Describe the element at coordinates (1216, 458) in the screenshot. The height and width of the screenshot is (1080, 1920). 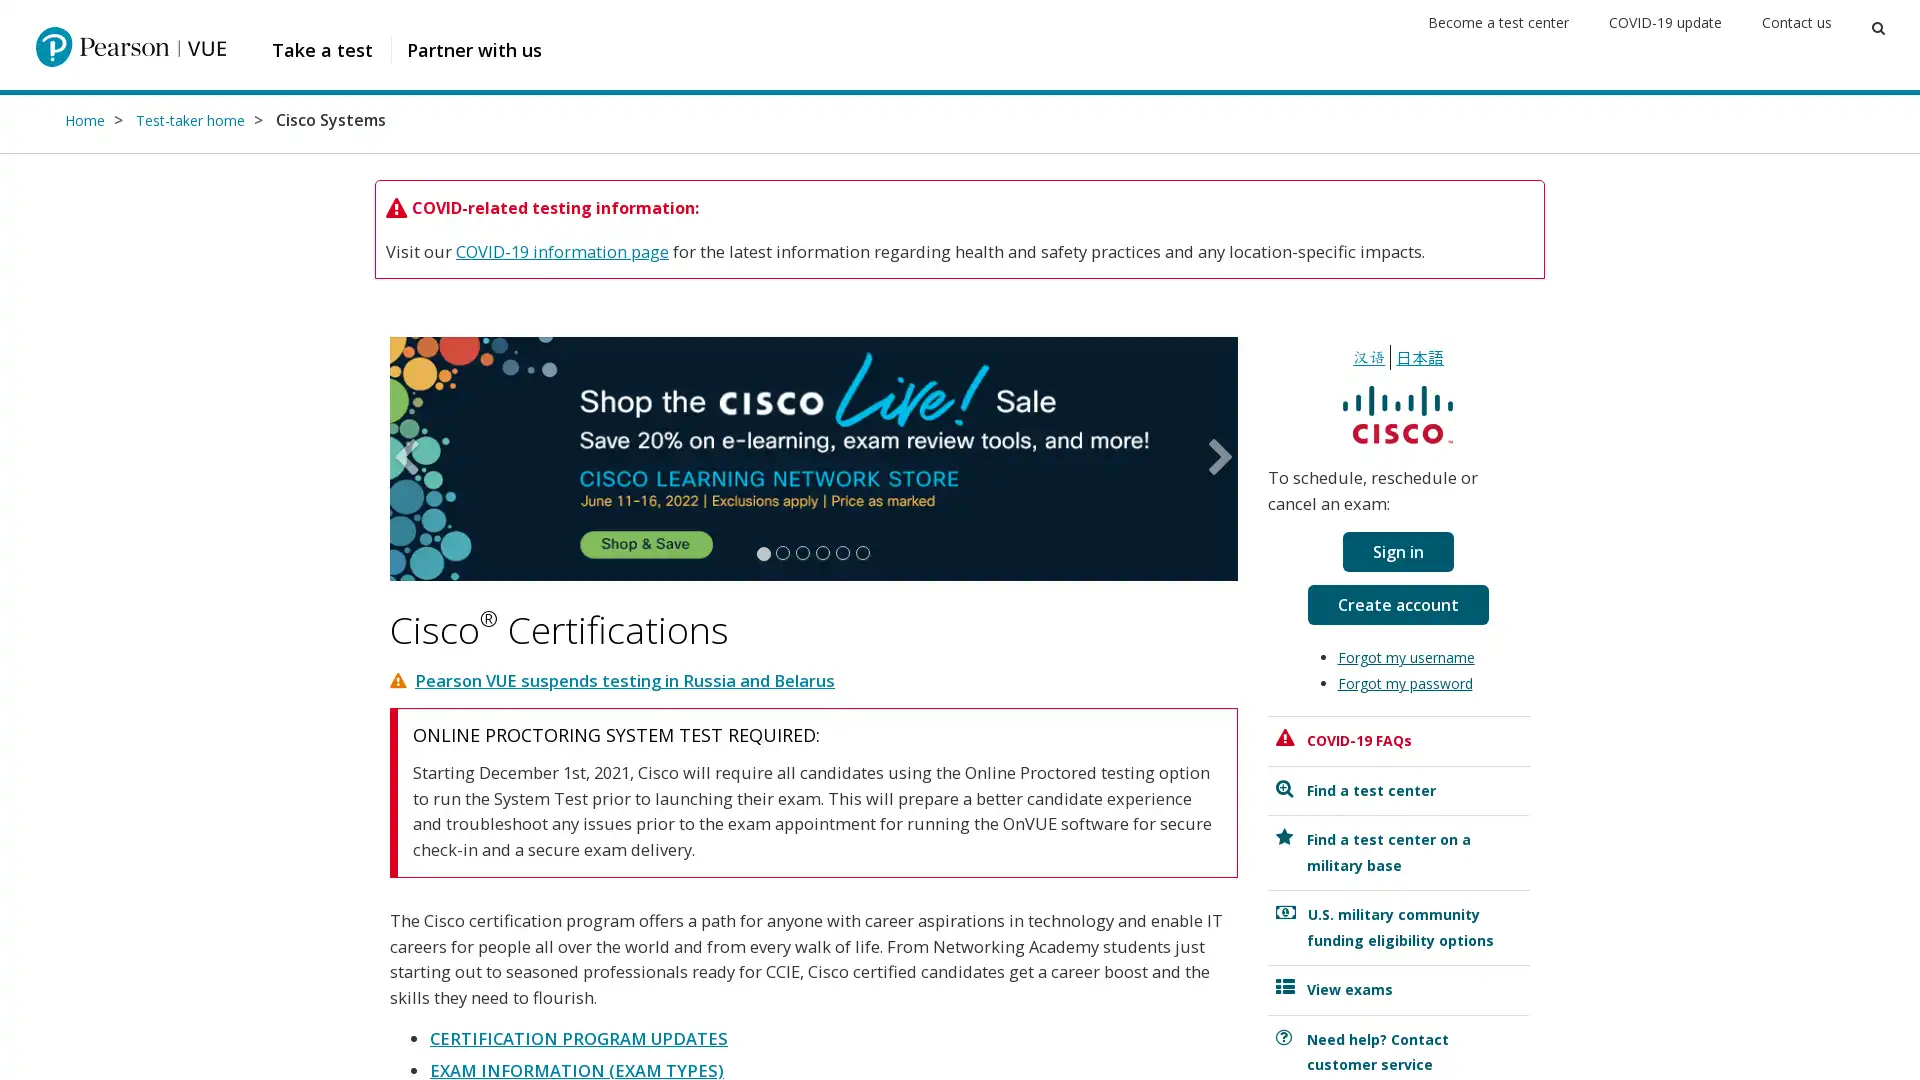
I see `Next` at that location.